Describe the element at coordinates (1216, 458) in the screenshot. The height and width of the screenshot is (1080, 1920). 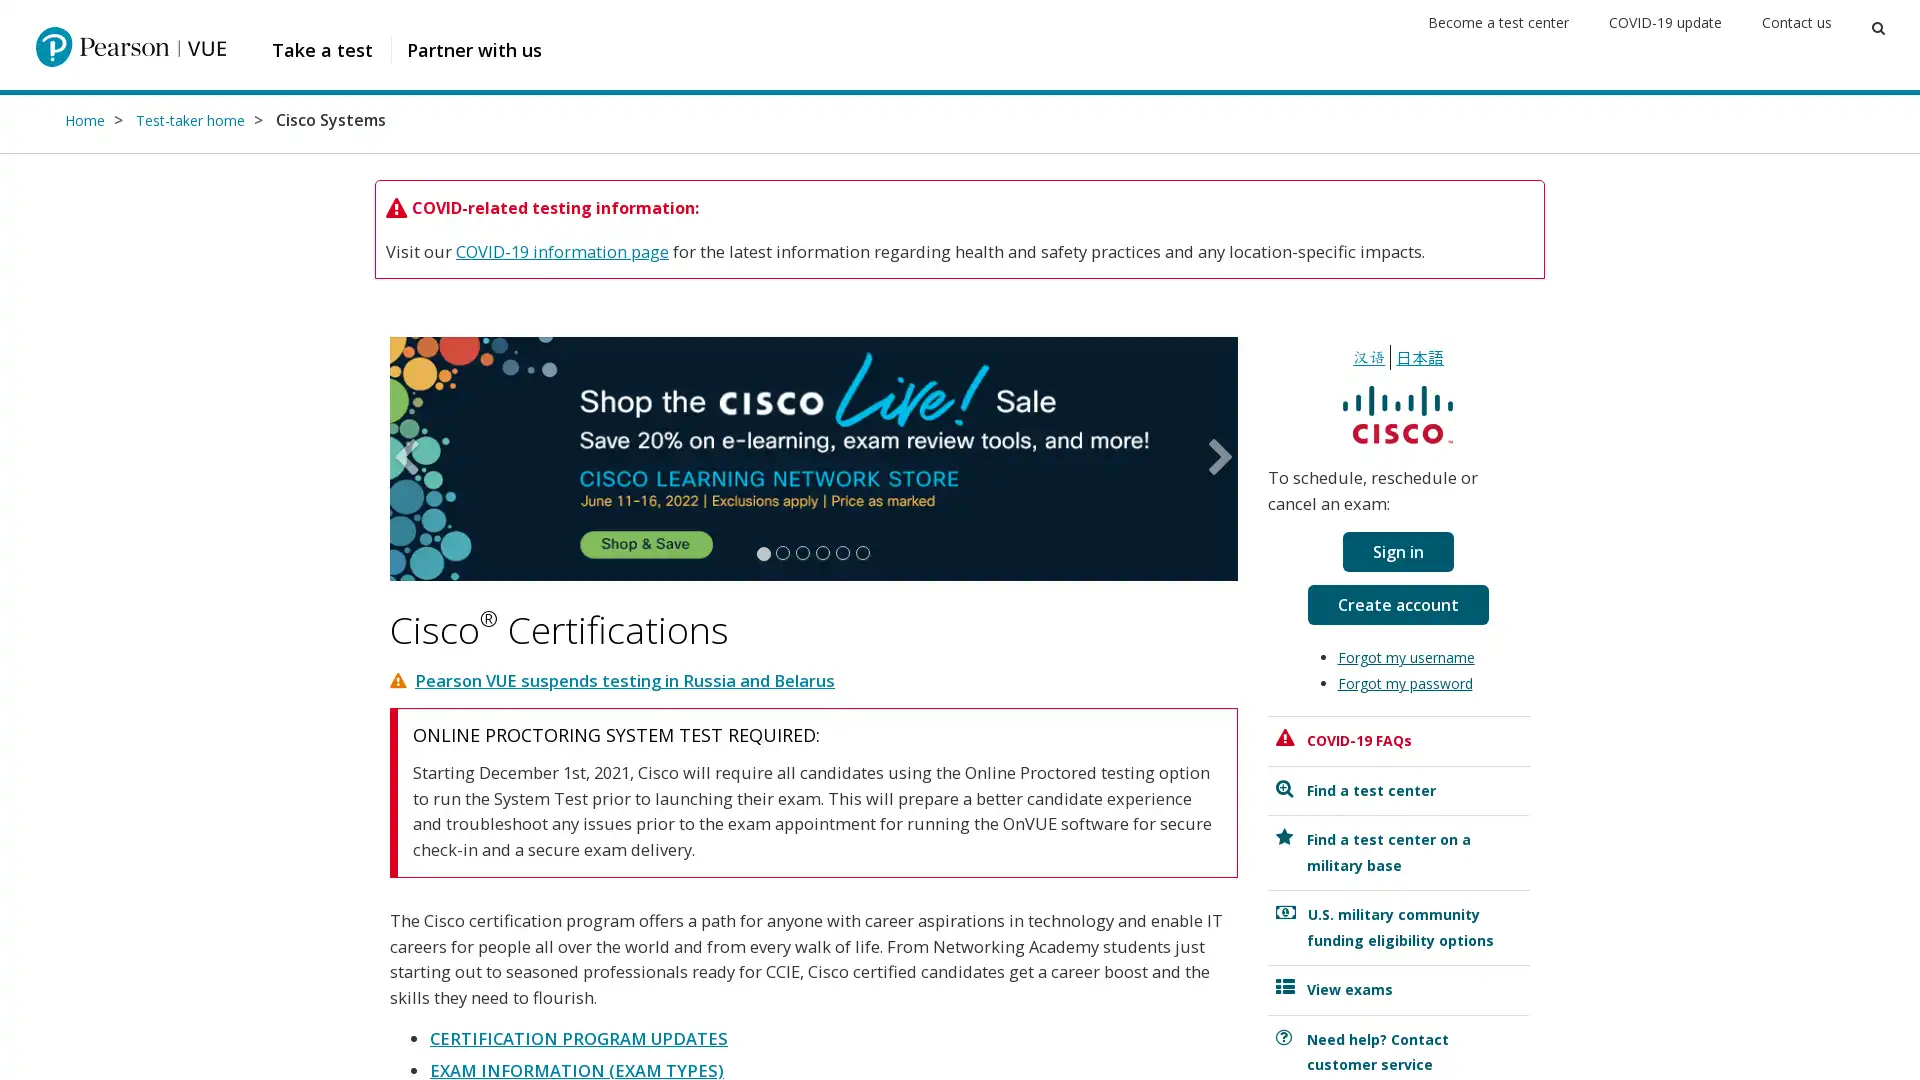
I see `Next` at that location.